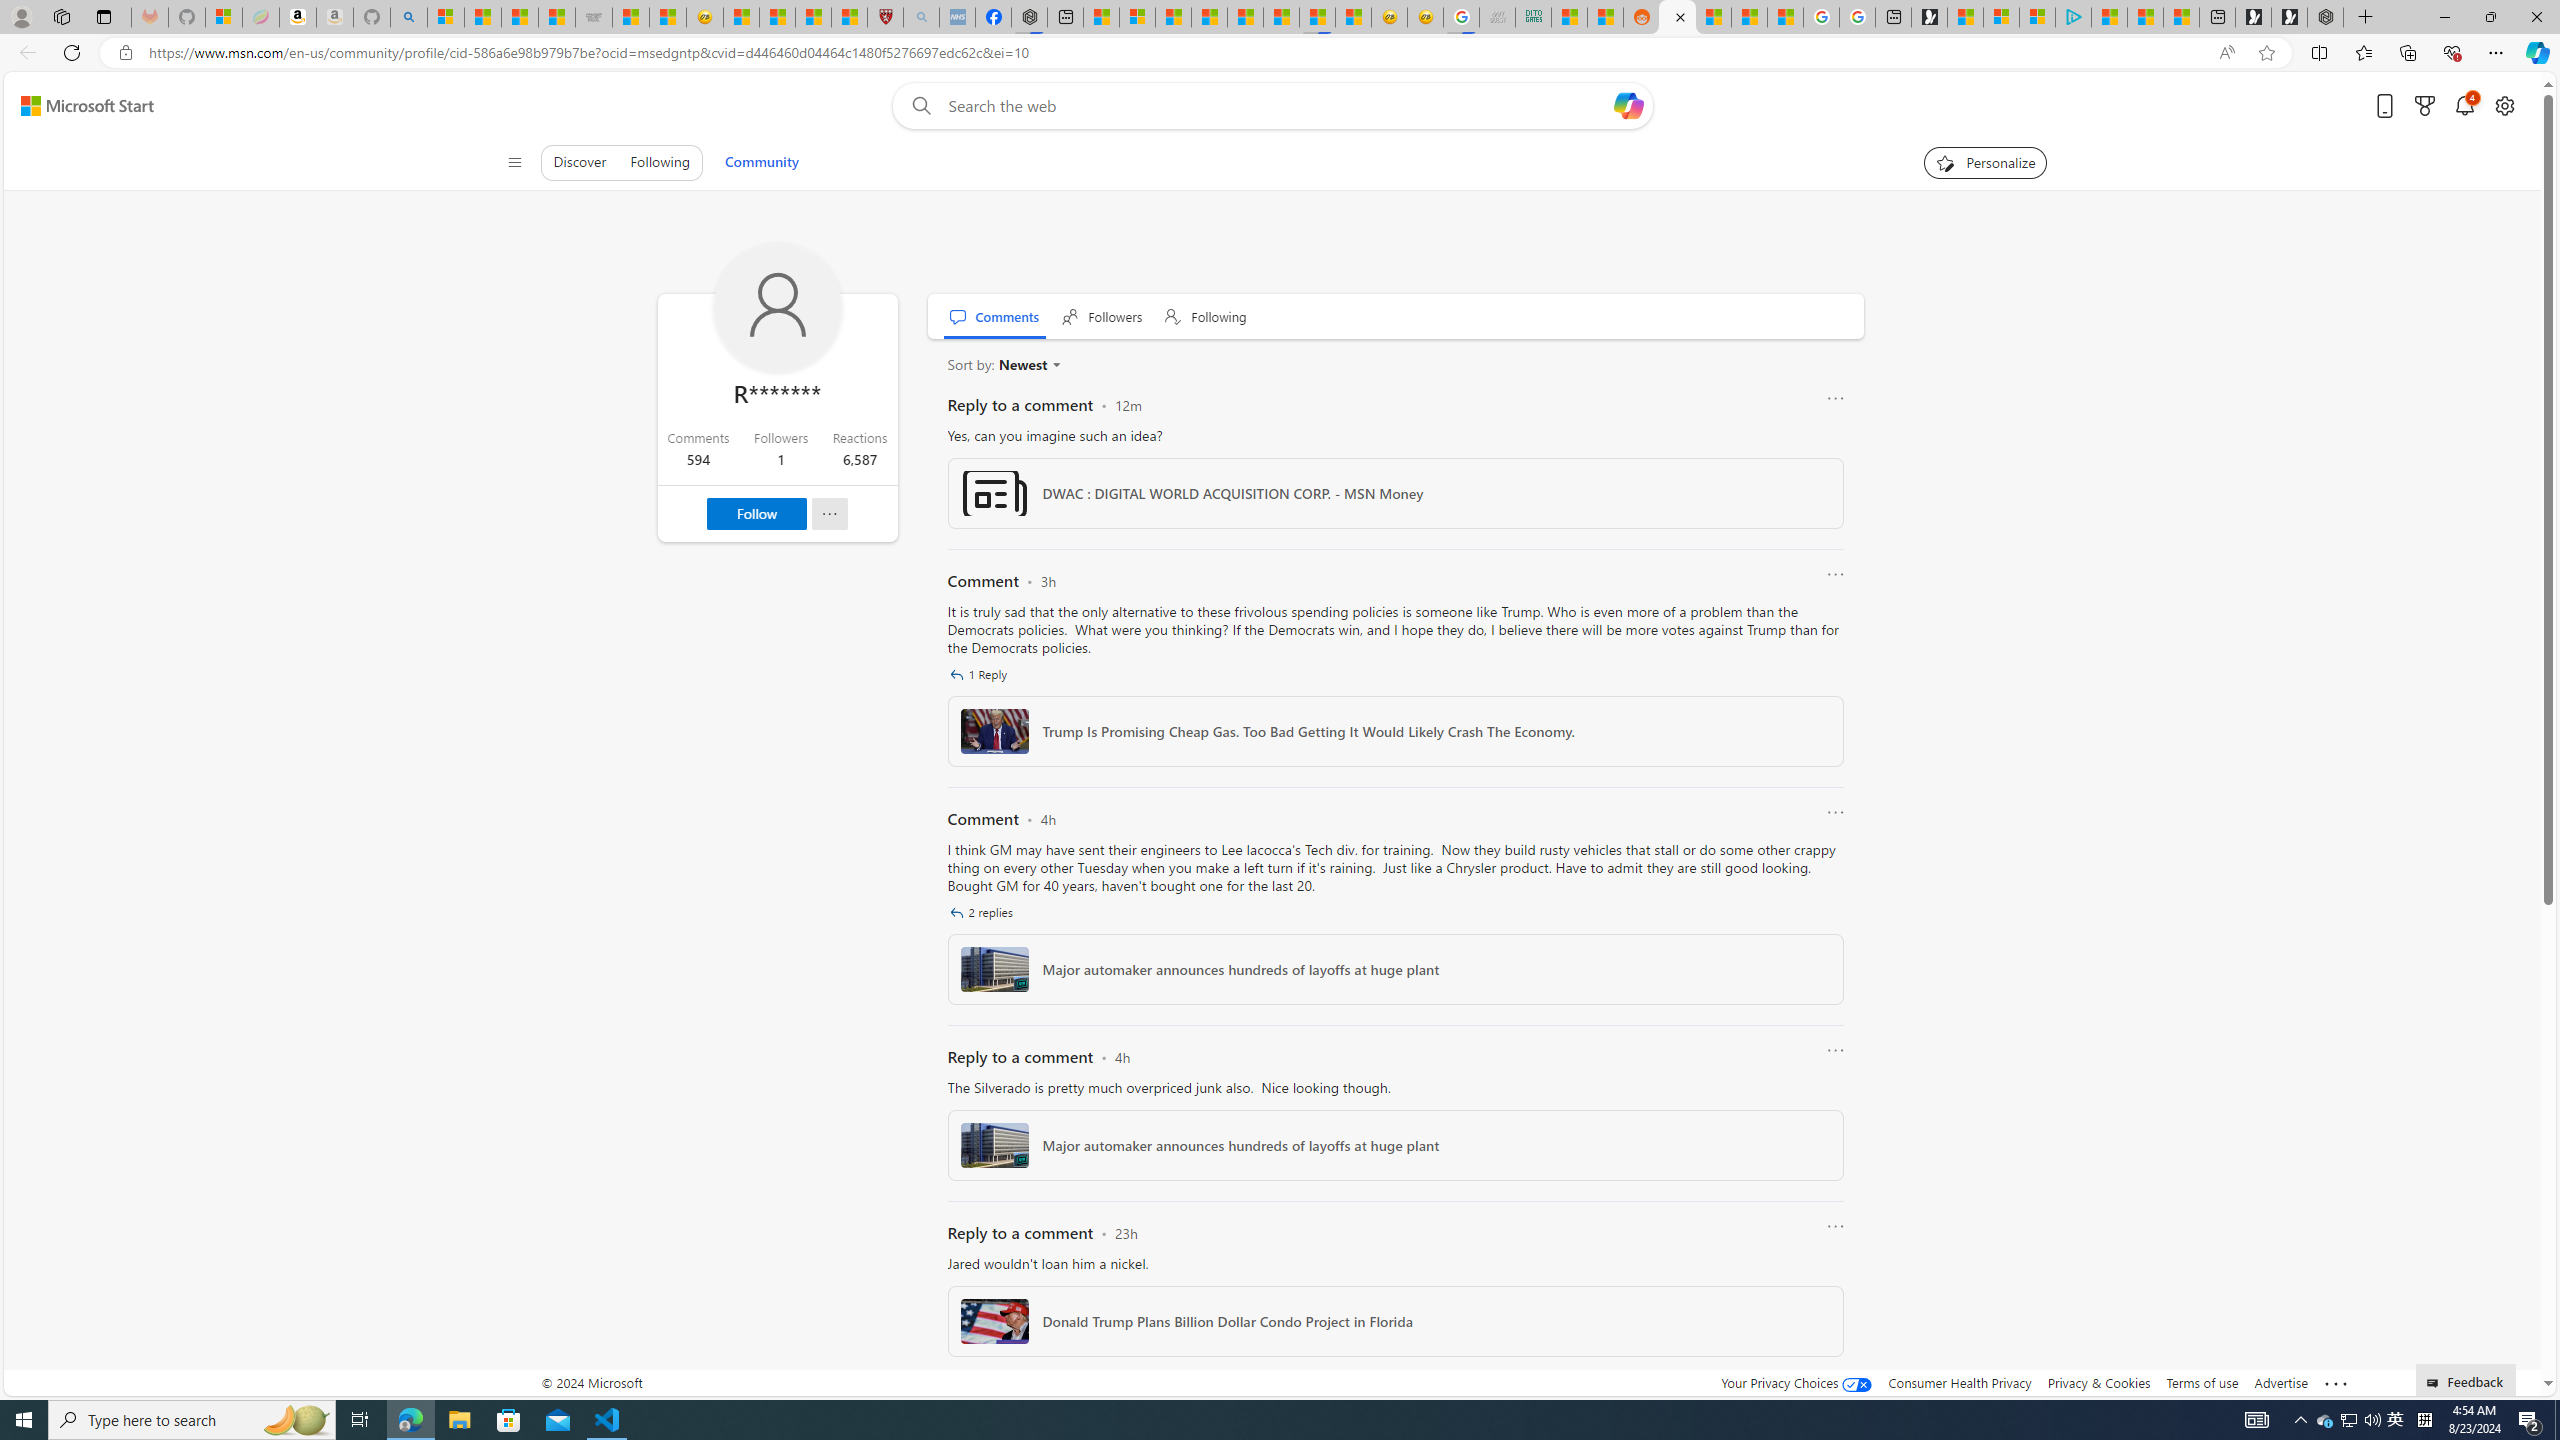 This screenshot has height=1440, width=2560. Describe the element at coordinates (761, 161) in the screenshot. I see `'Community'` at that location.